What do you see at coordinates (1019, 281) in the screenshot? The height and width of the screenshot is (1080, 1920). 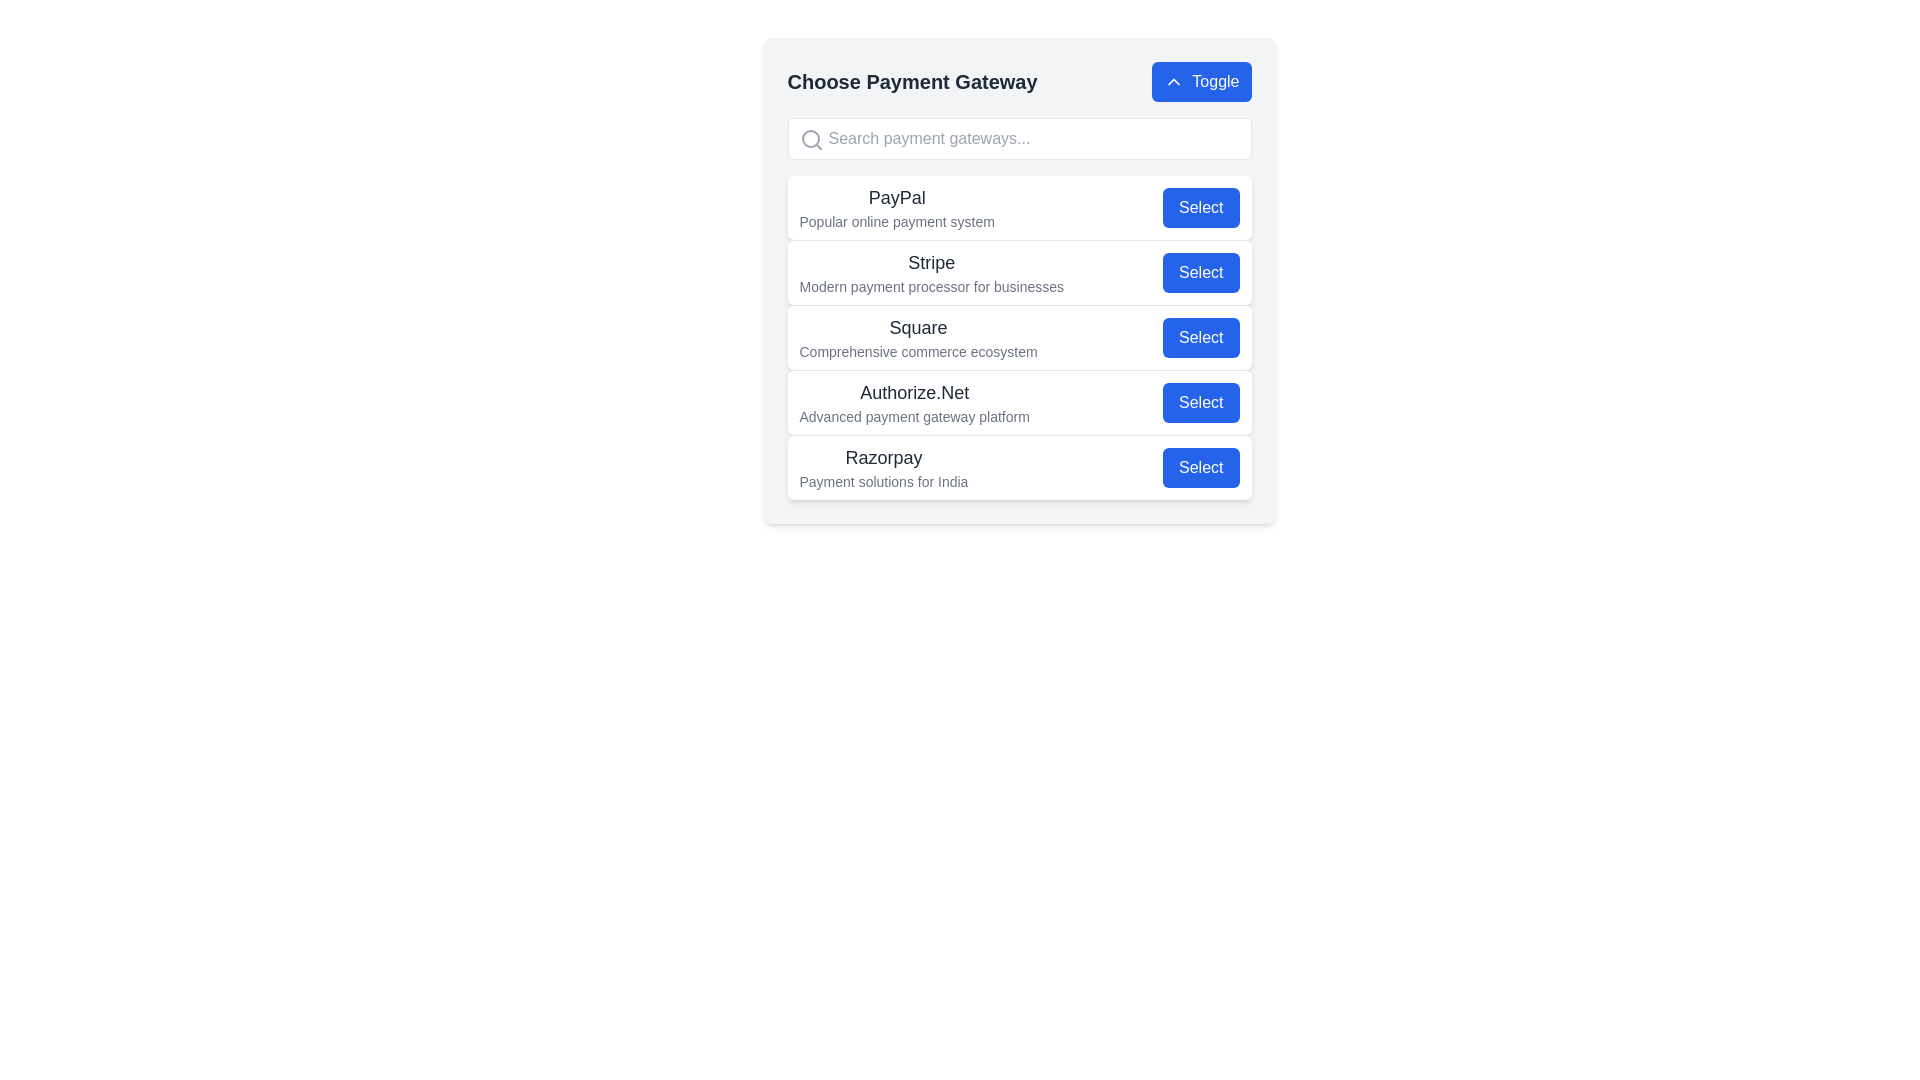 I see `the 'Stripe' payment gateway list item` at bounding box center [1019, 281].